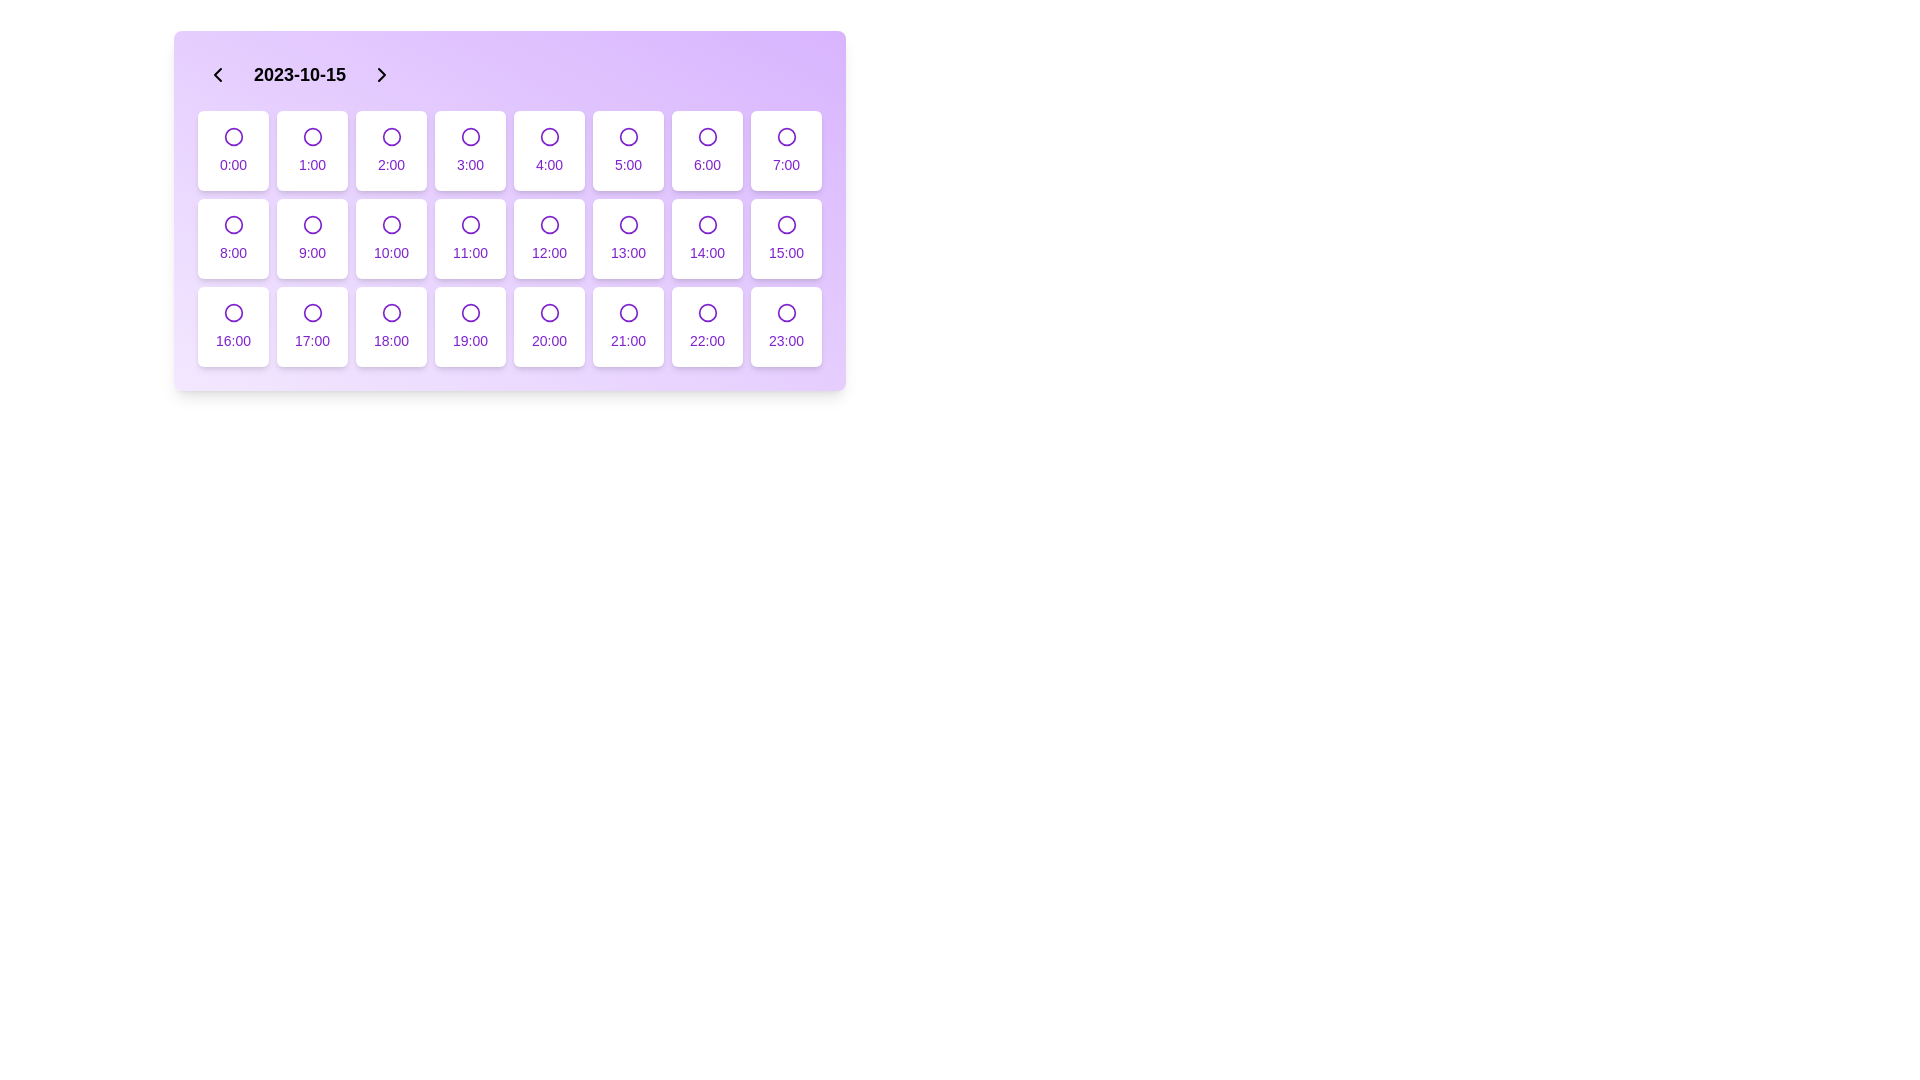 The height and width of the screenshot is (1080, 1920). What do you see at coordinates (509, 211) in the screenshot?
I see `the selectable time slot button located in the second row, sixth element of the grid layout within the scheduling interface` at bounding box center [509, 211].